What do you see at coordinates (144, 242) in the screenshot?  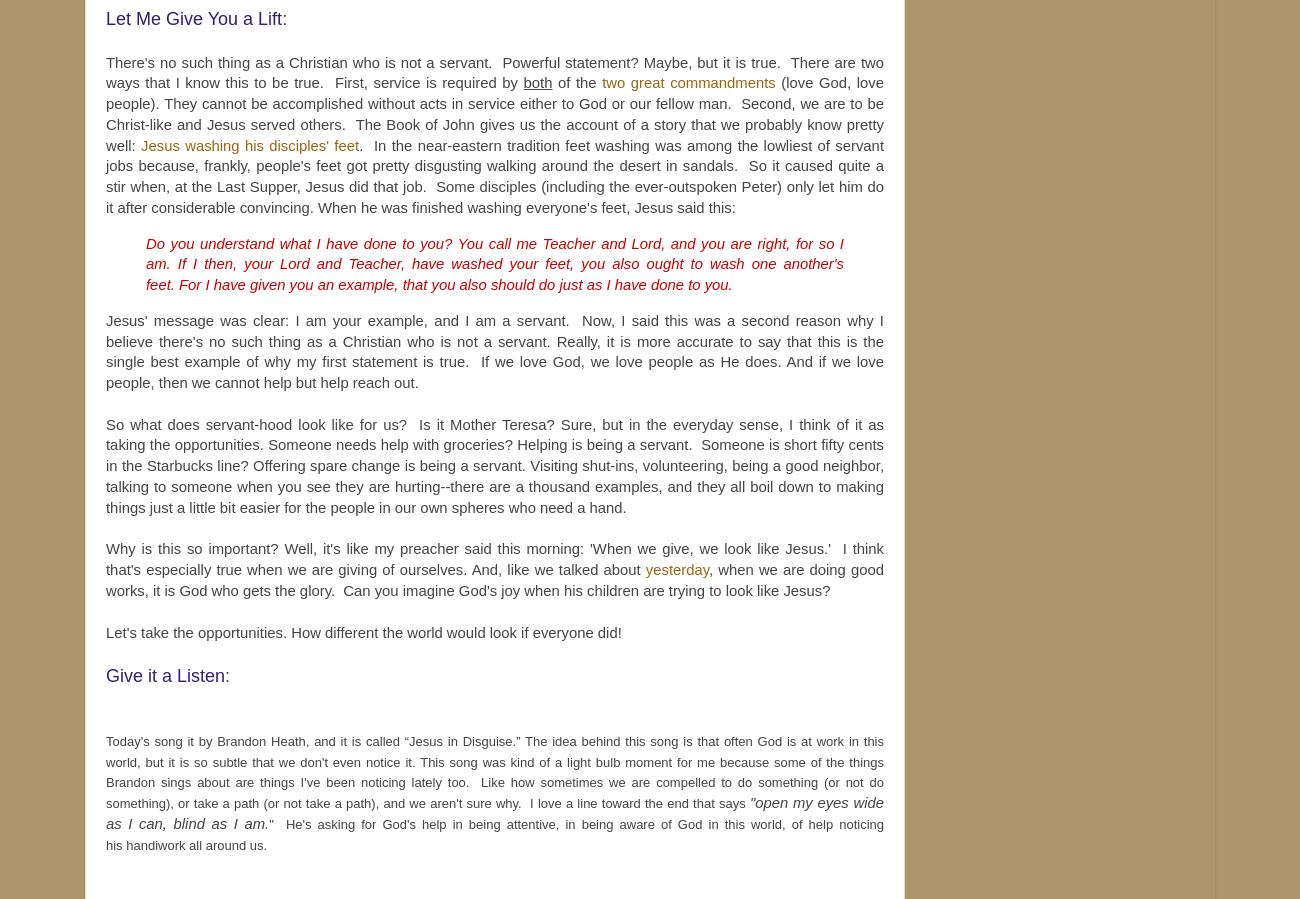 I see `'Do you understand what I have done to you?'` at bounding box center [144, 242].